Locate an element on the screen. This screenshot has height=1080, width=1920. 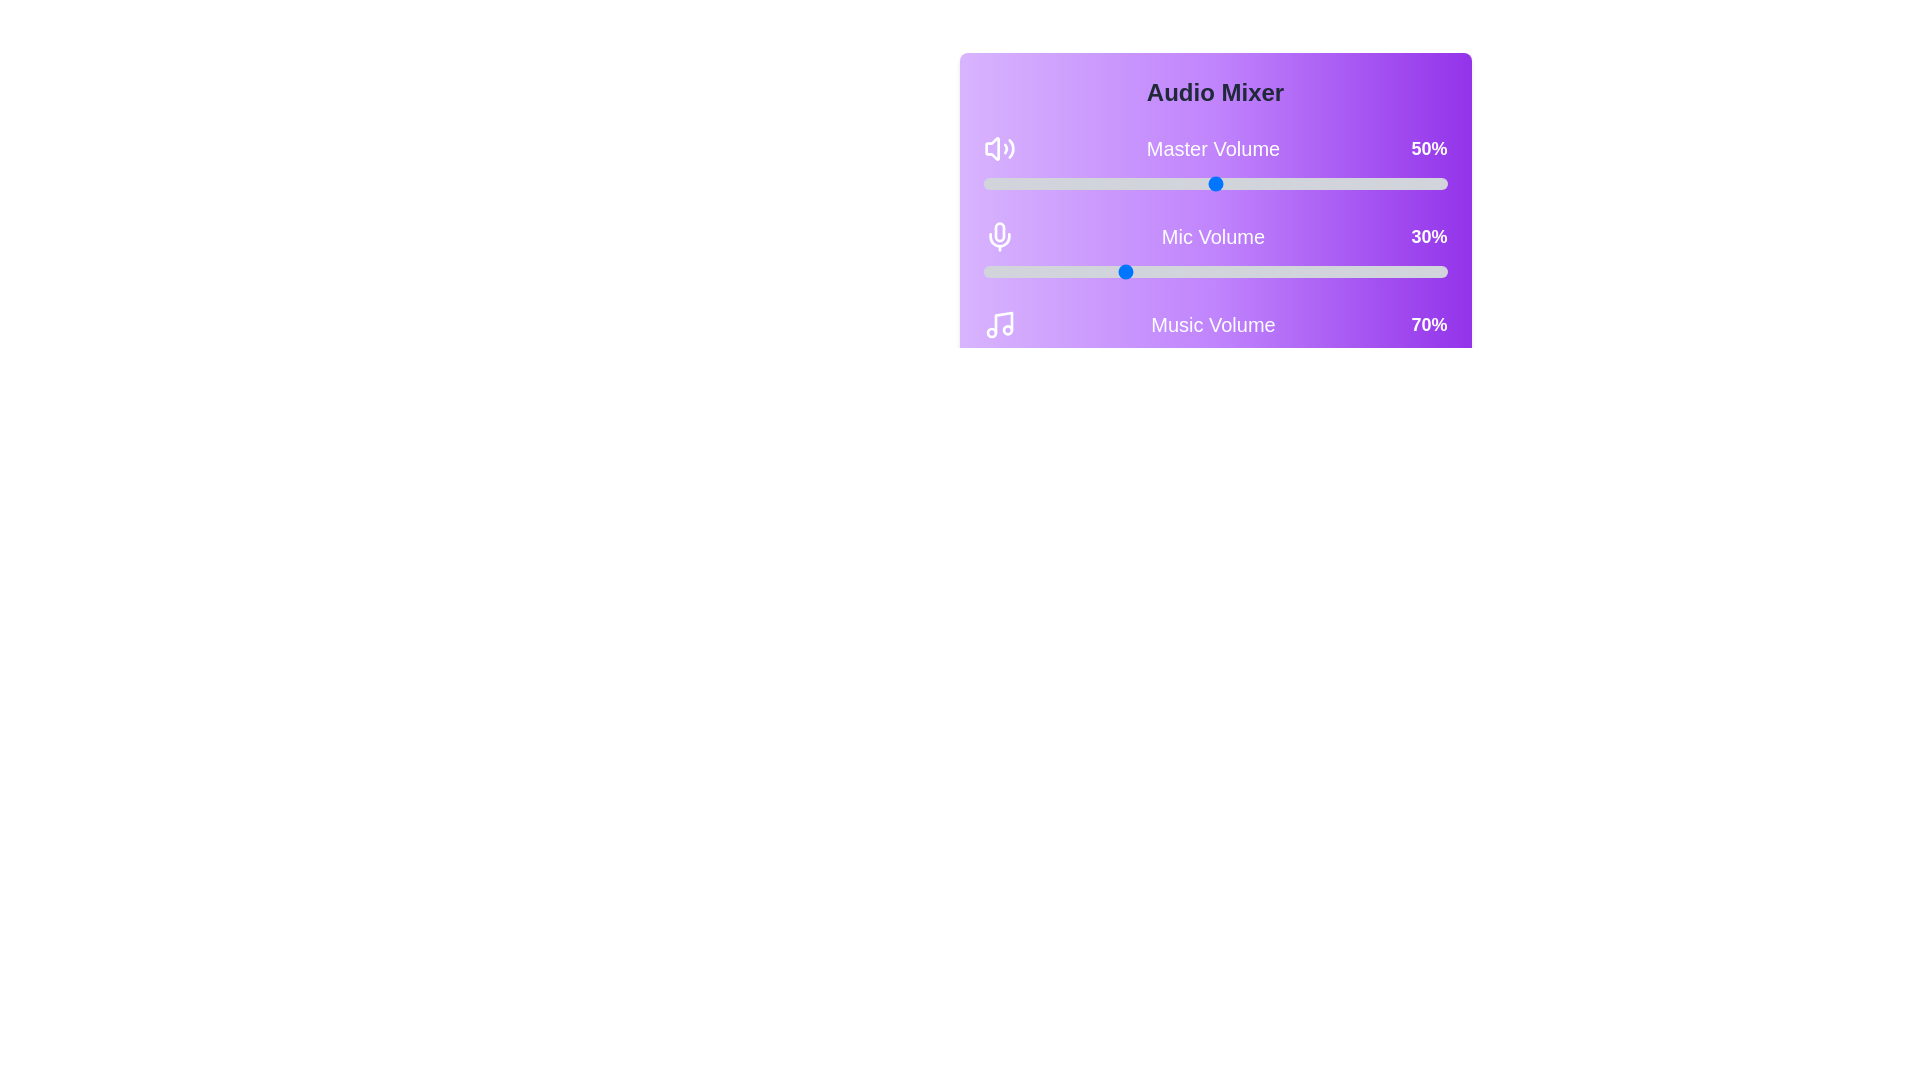
the Master Volume slider is located at coordinates (1336, 184).